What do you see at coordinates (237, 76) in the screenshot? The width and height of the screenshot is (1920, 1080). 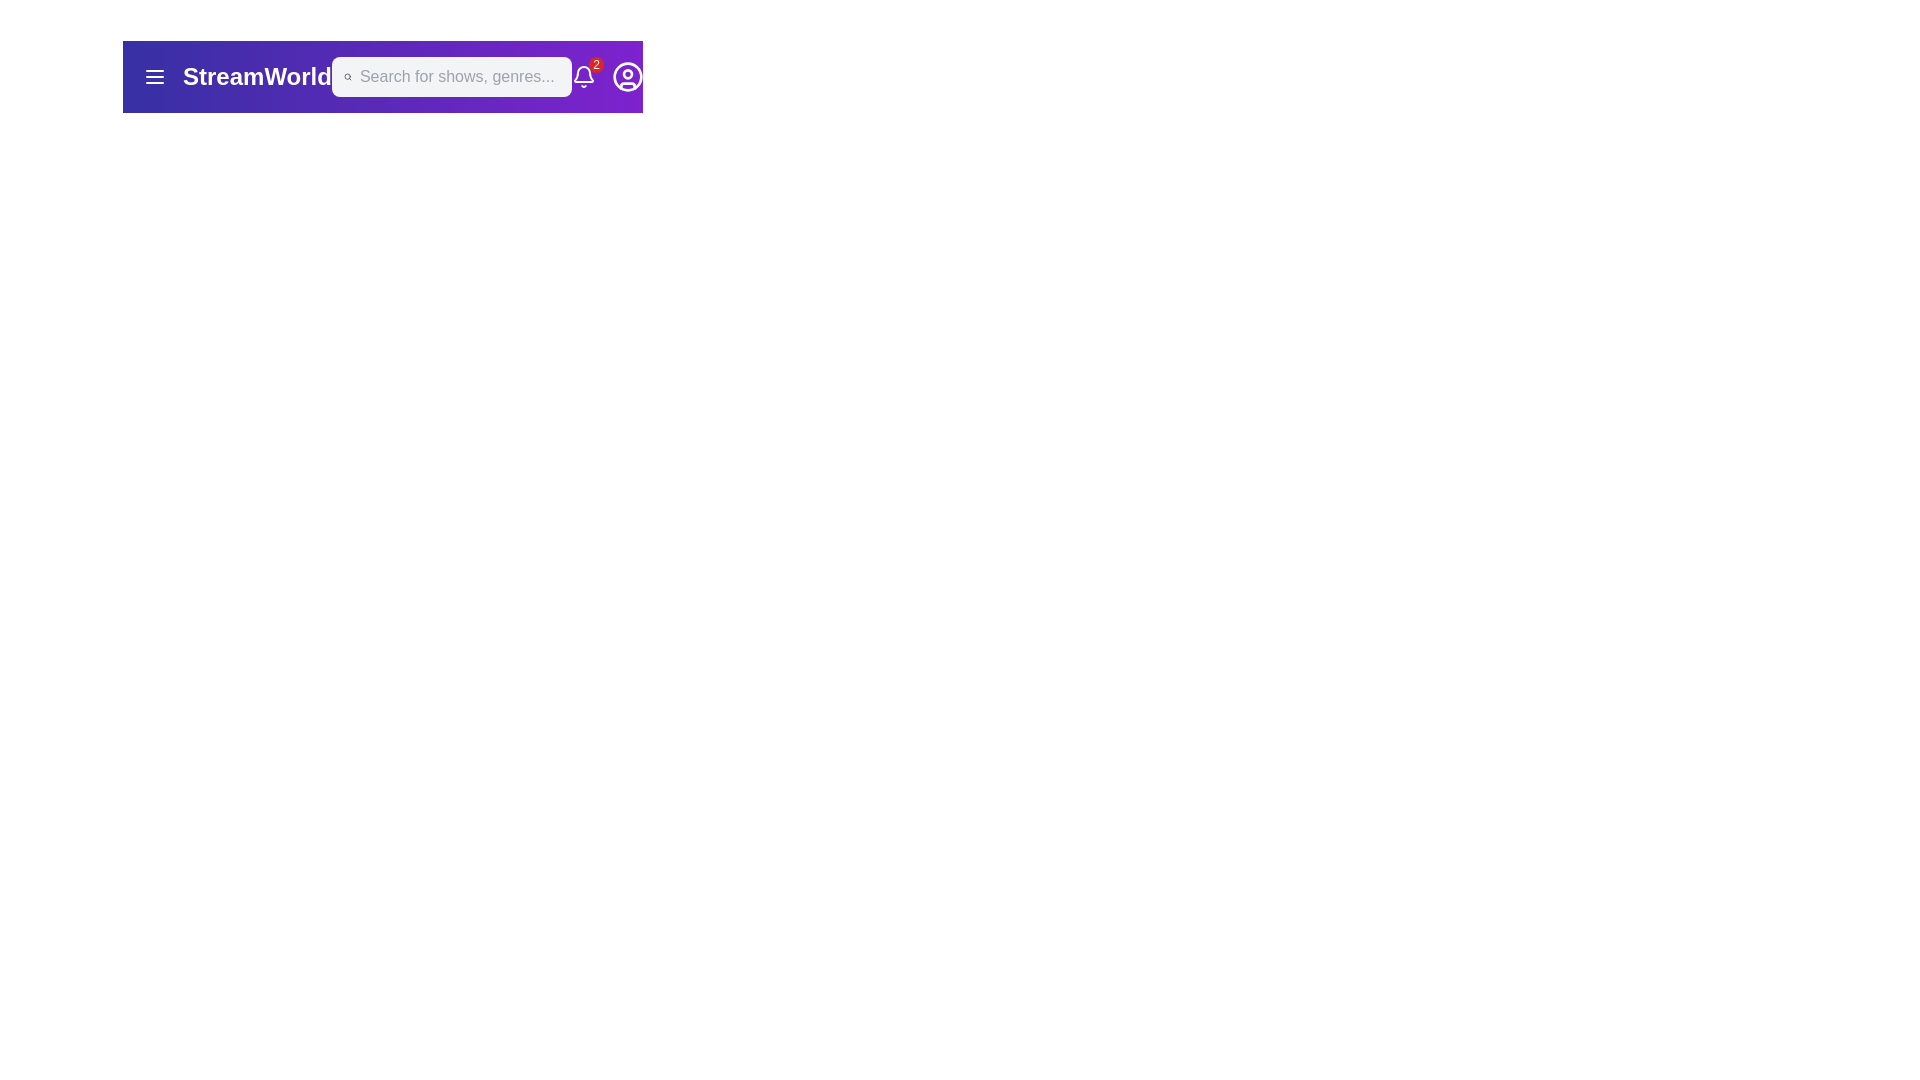 I see `the prominent text label "StreamWorld" located to the right of the menu icon in the header bar` at bounding box center [237, 76].